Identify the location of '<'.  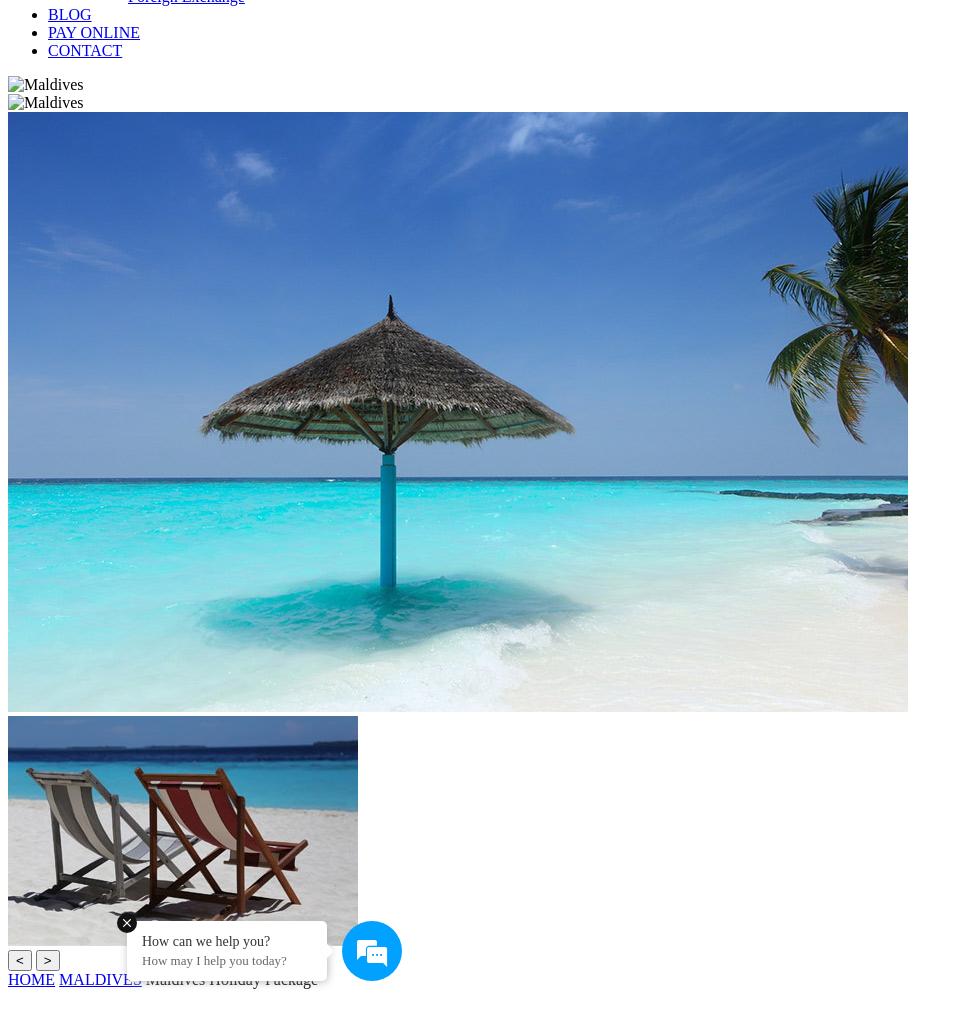
(18, 960).